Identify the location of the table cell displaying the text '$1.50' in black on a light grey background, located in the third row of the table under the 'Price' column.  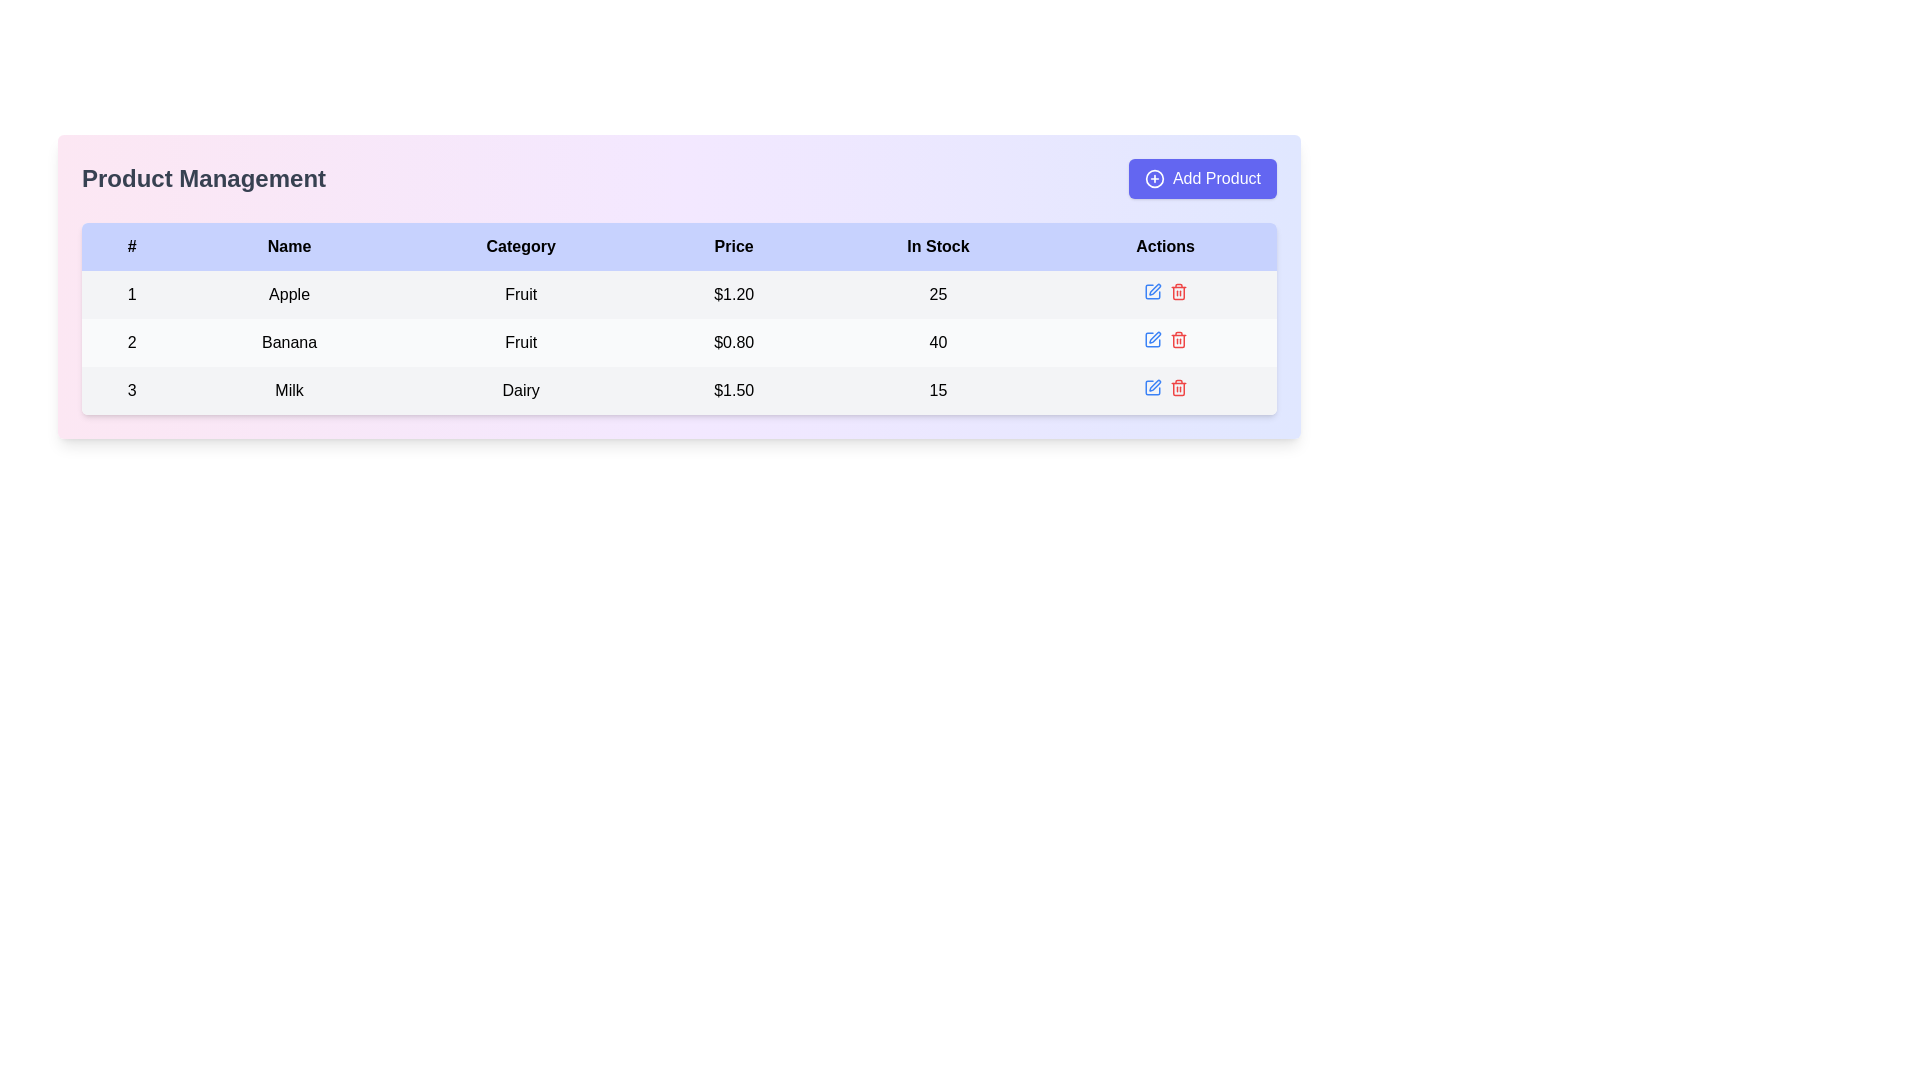
(733, 390).